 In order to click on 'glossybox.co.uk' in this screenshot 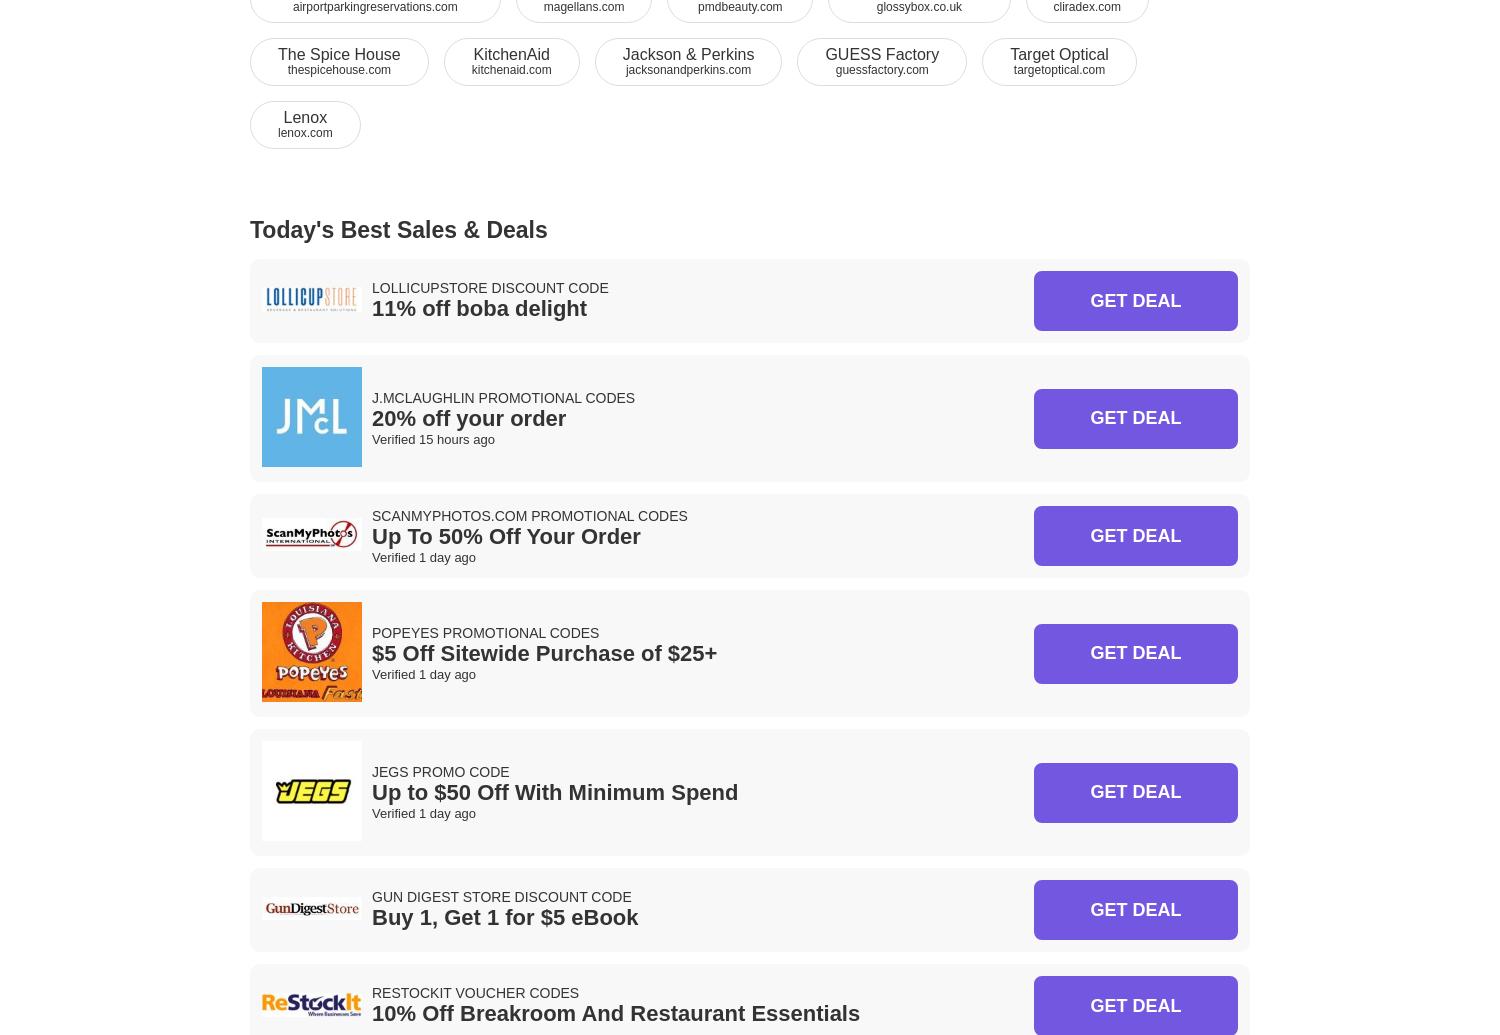, I will do `click(919, 7)`.